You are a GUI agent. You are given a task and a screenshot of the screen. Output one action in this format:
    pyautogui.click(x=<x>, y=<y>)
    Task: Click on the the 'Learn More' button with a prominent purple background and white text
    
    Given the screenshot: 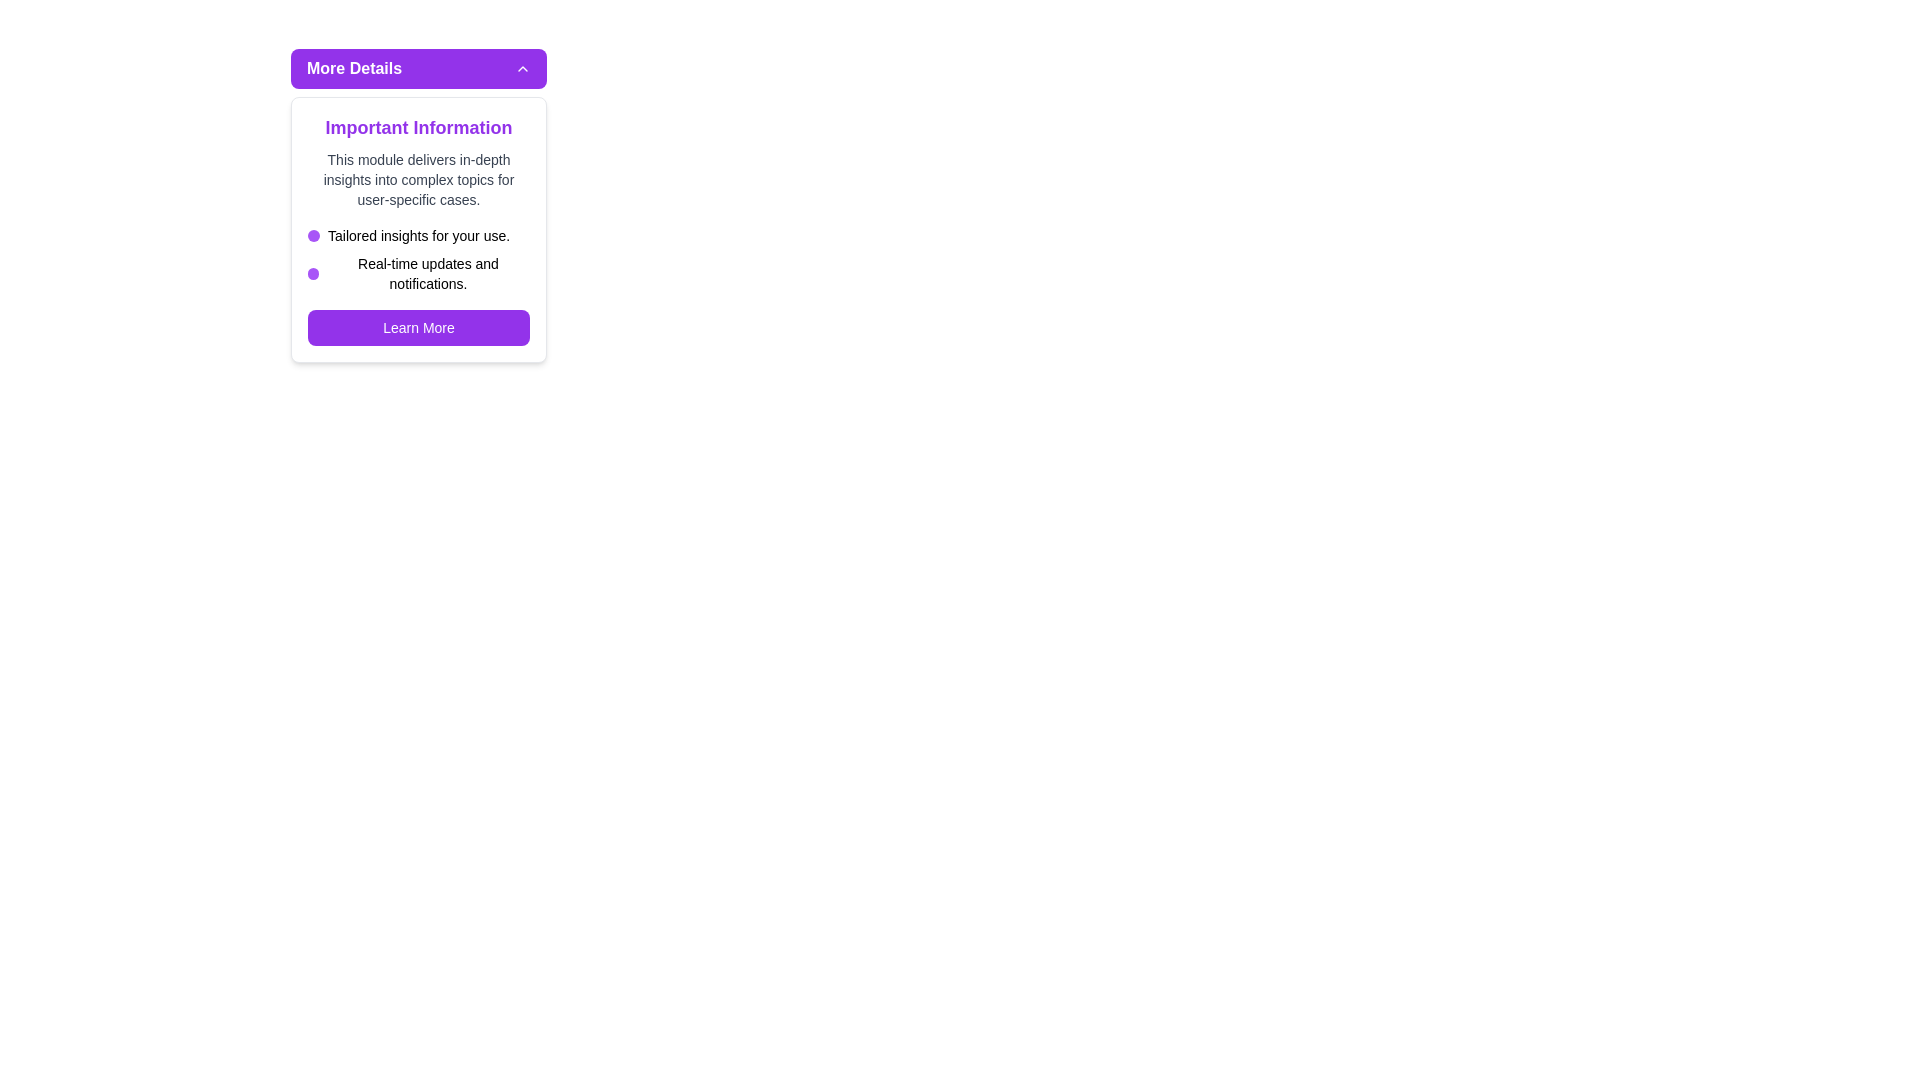 What is the action you would take?
    pyautogui.click(x=417, y=326)
    